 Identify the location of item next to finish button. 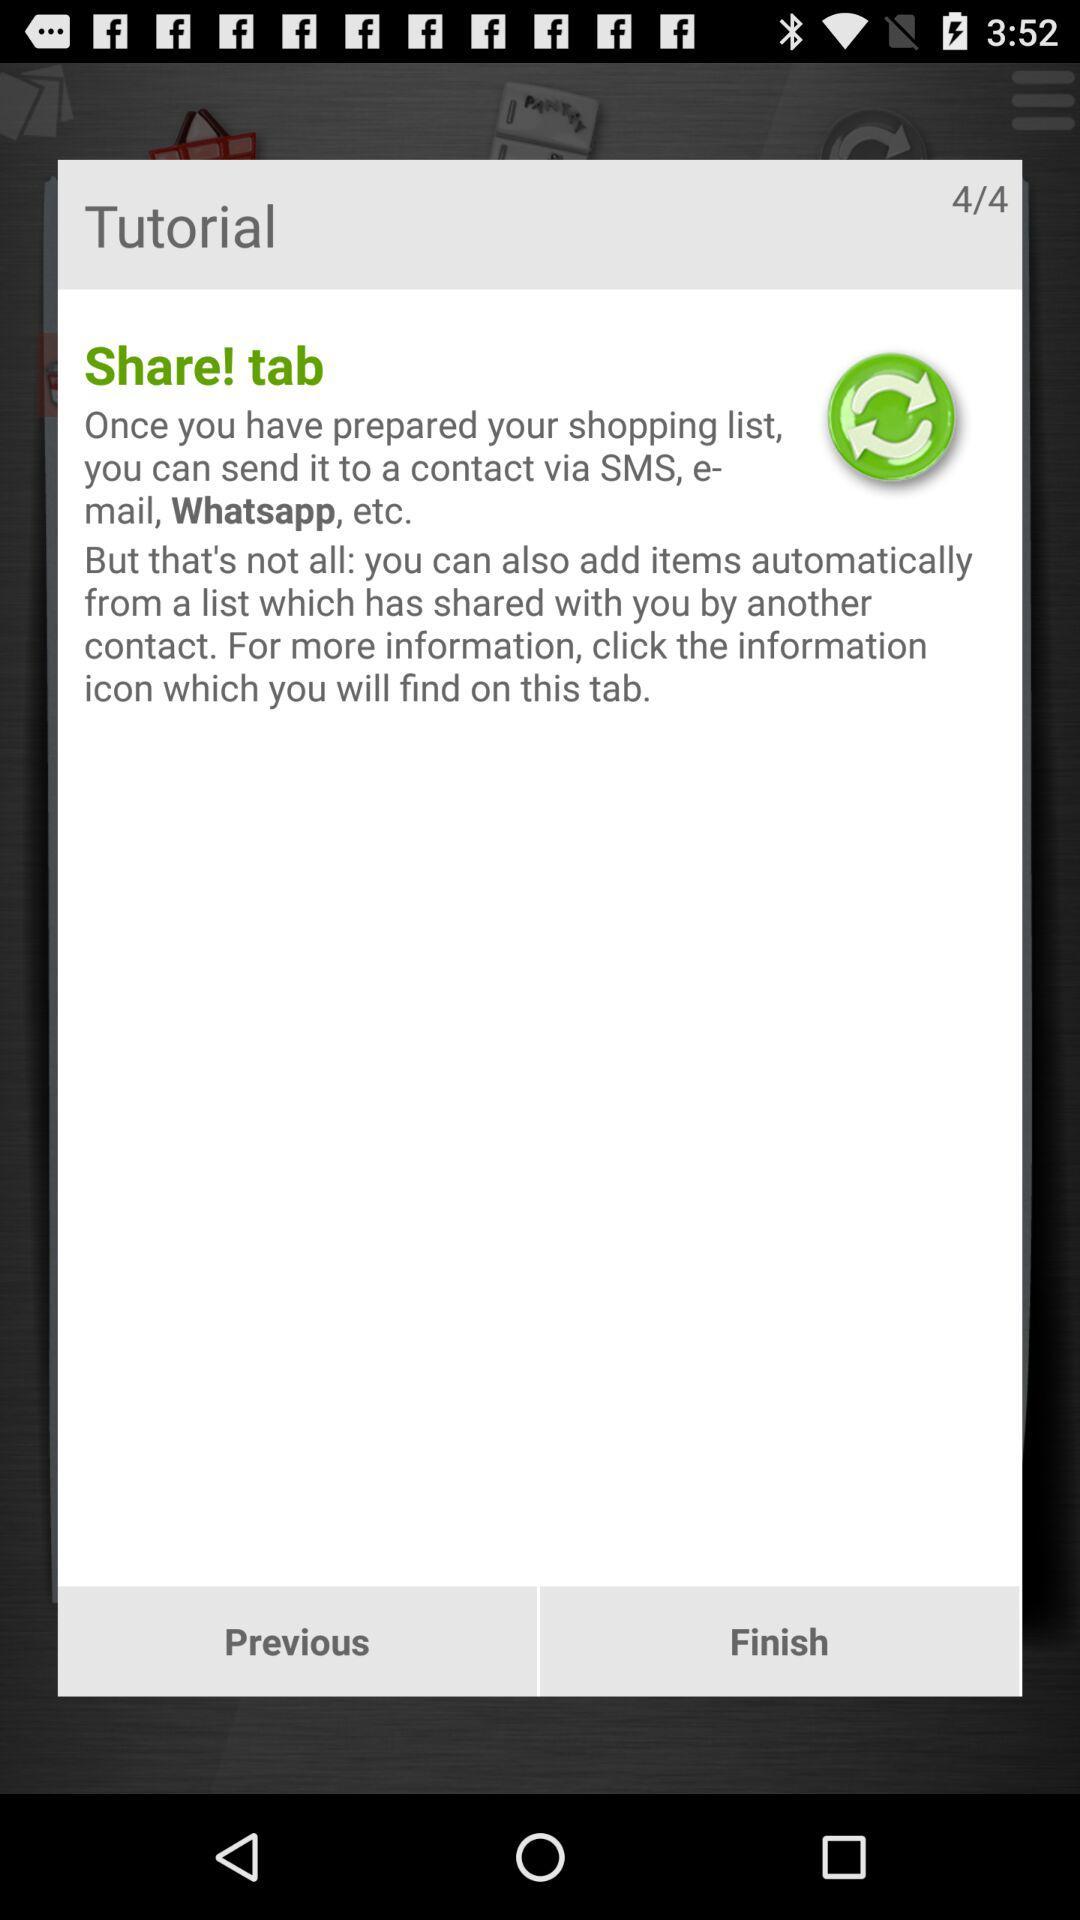
(297, 1641).